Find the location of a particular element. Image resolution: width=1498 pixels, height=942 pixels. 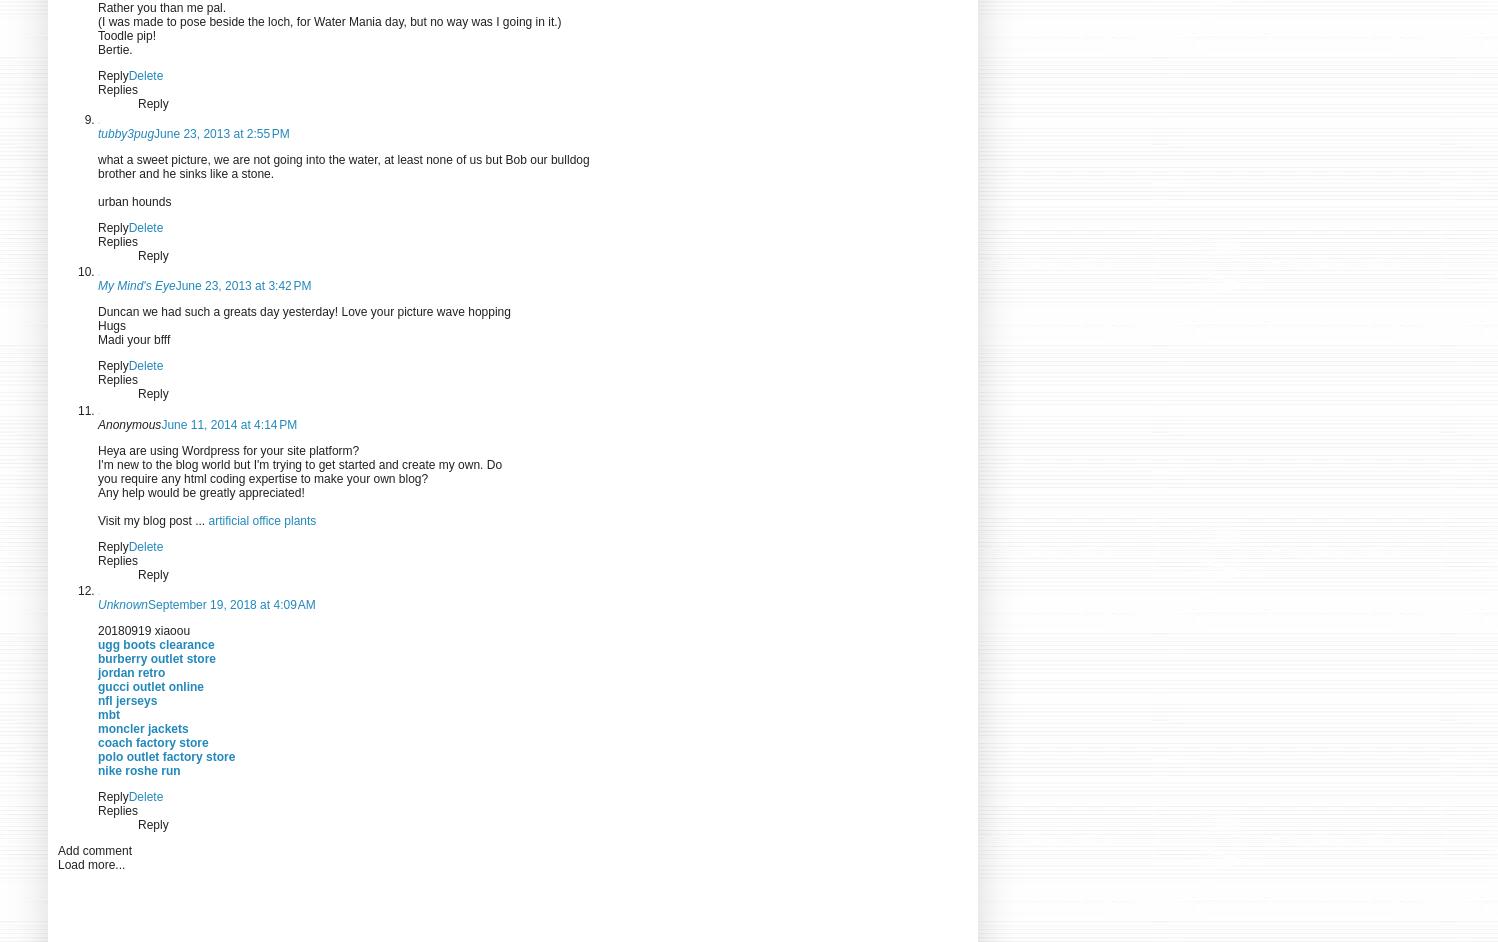

'tubby3pug' is located at coordinates (96, 134).